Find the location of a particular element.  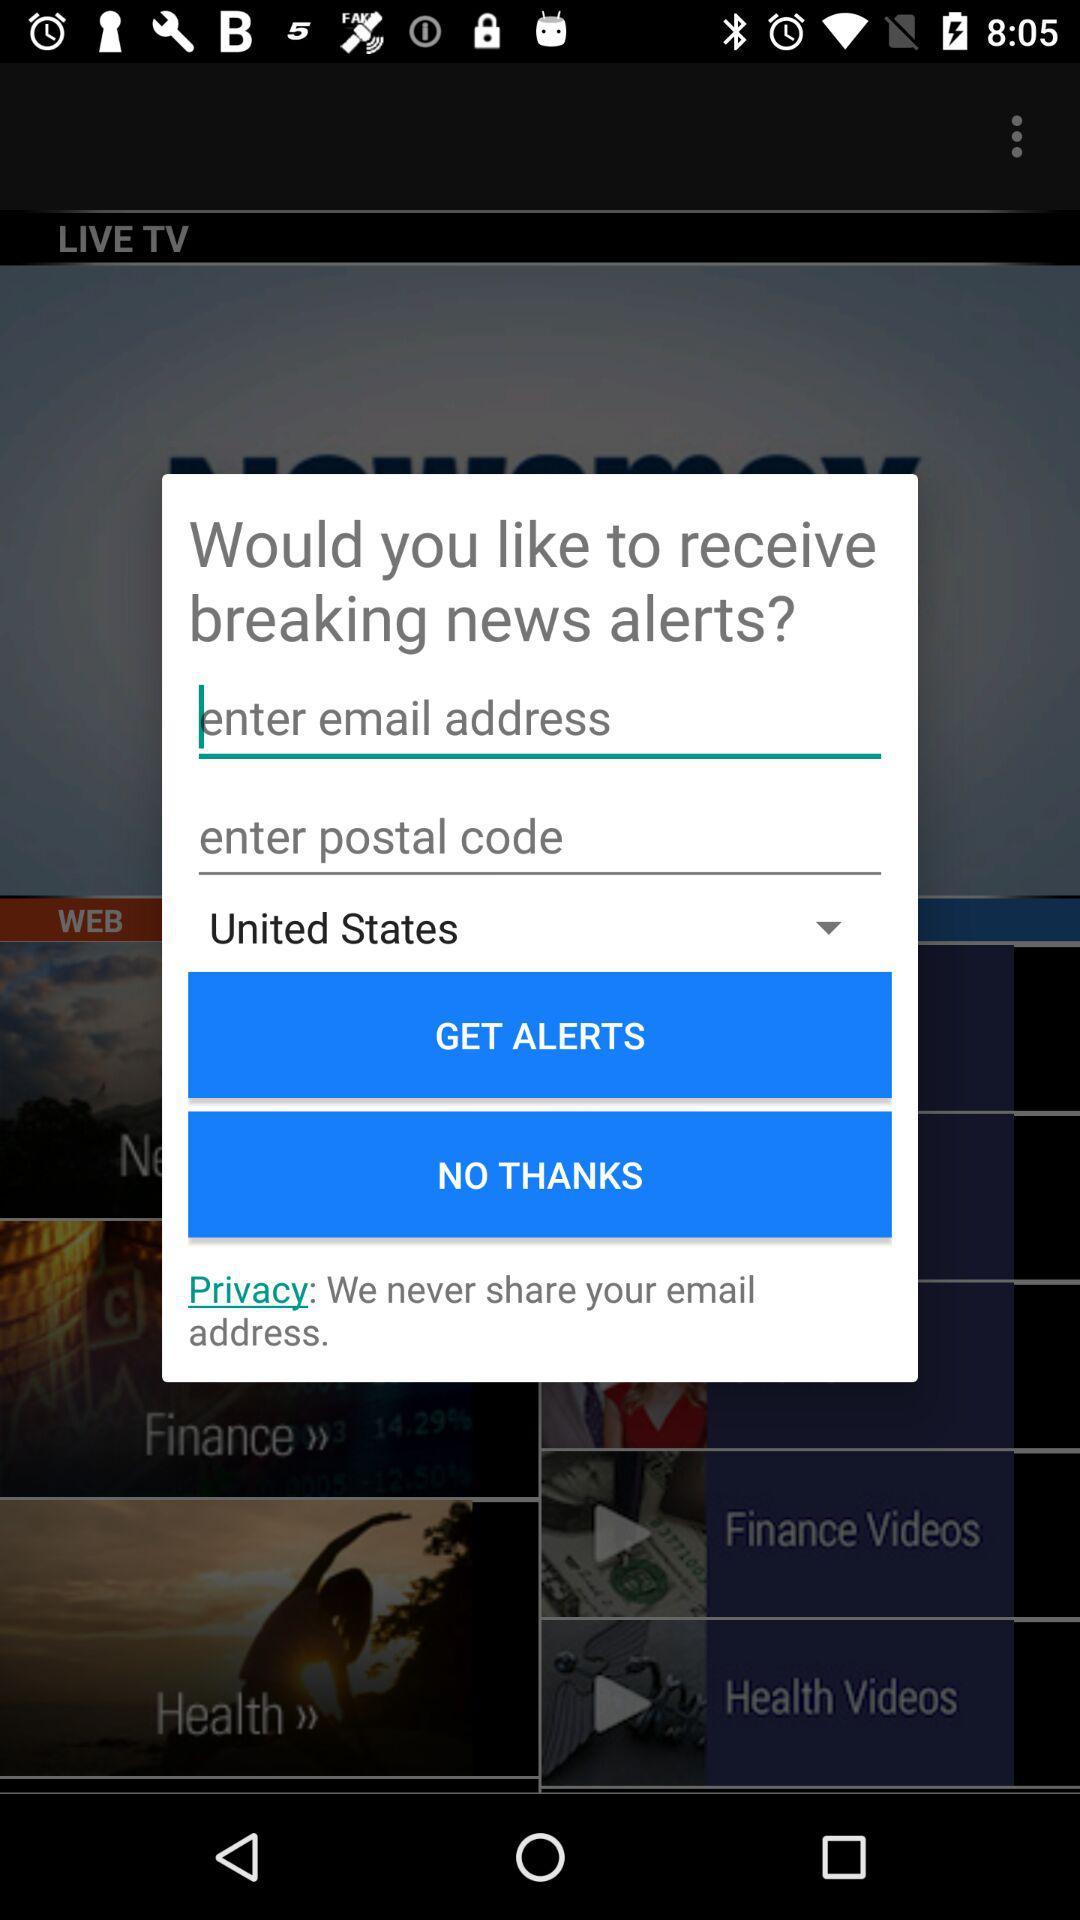

enters email address is located at coordinates (540, 717).